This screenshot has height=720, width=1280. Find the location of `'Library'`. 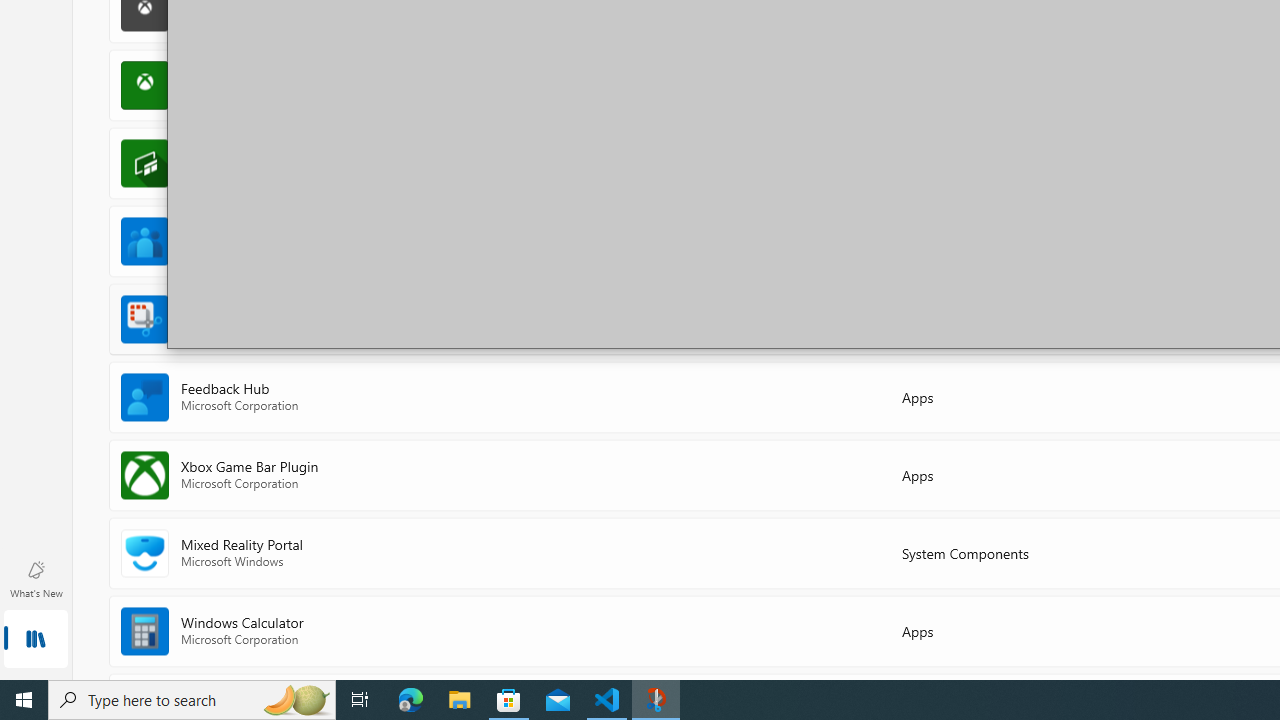

'Library' is located at coordinates (35, 640).